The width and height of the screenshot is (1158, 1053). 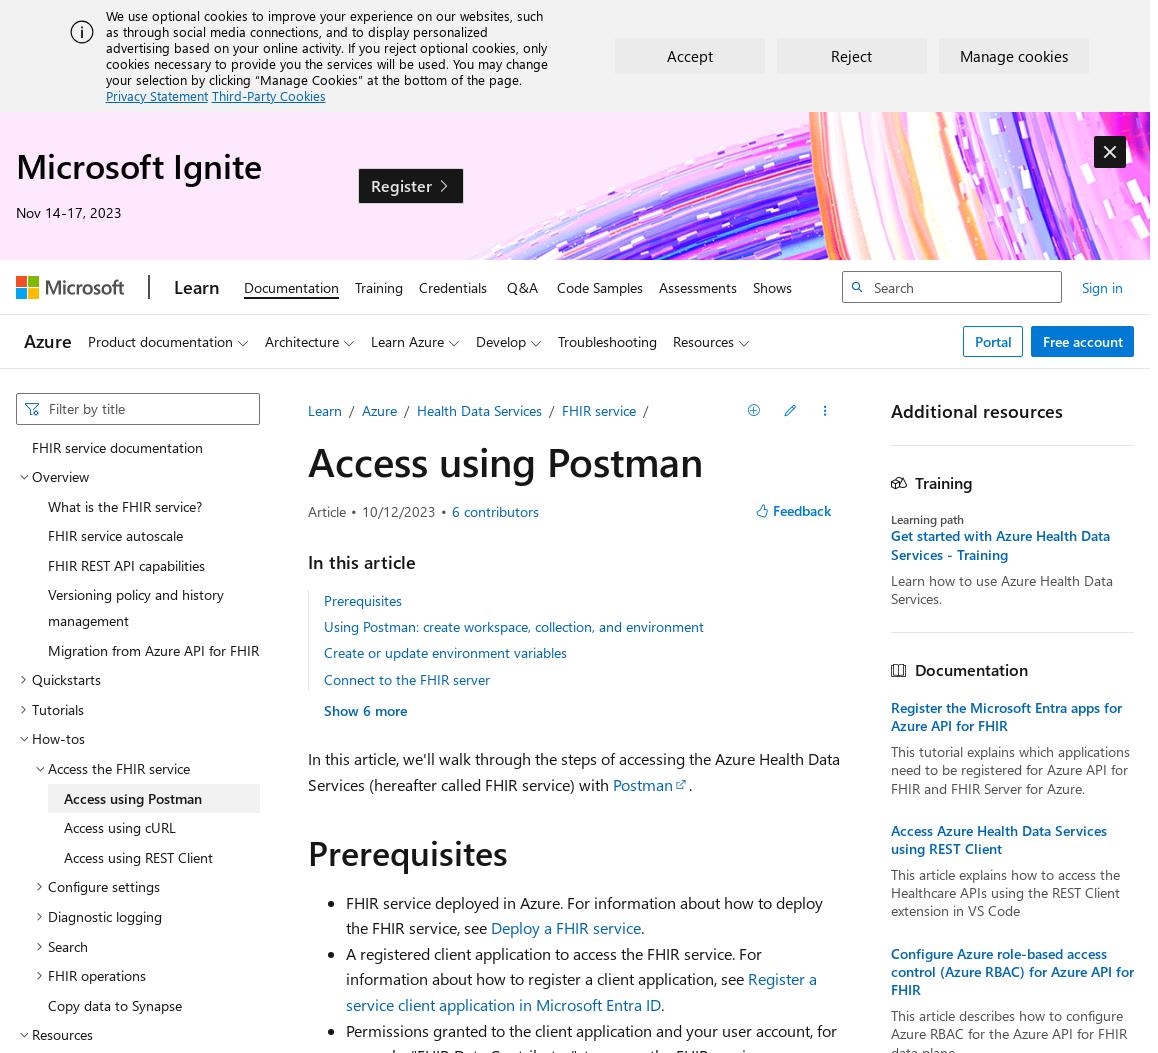 I want to click on 'In this article', so click(x=359, y=560).